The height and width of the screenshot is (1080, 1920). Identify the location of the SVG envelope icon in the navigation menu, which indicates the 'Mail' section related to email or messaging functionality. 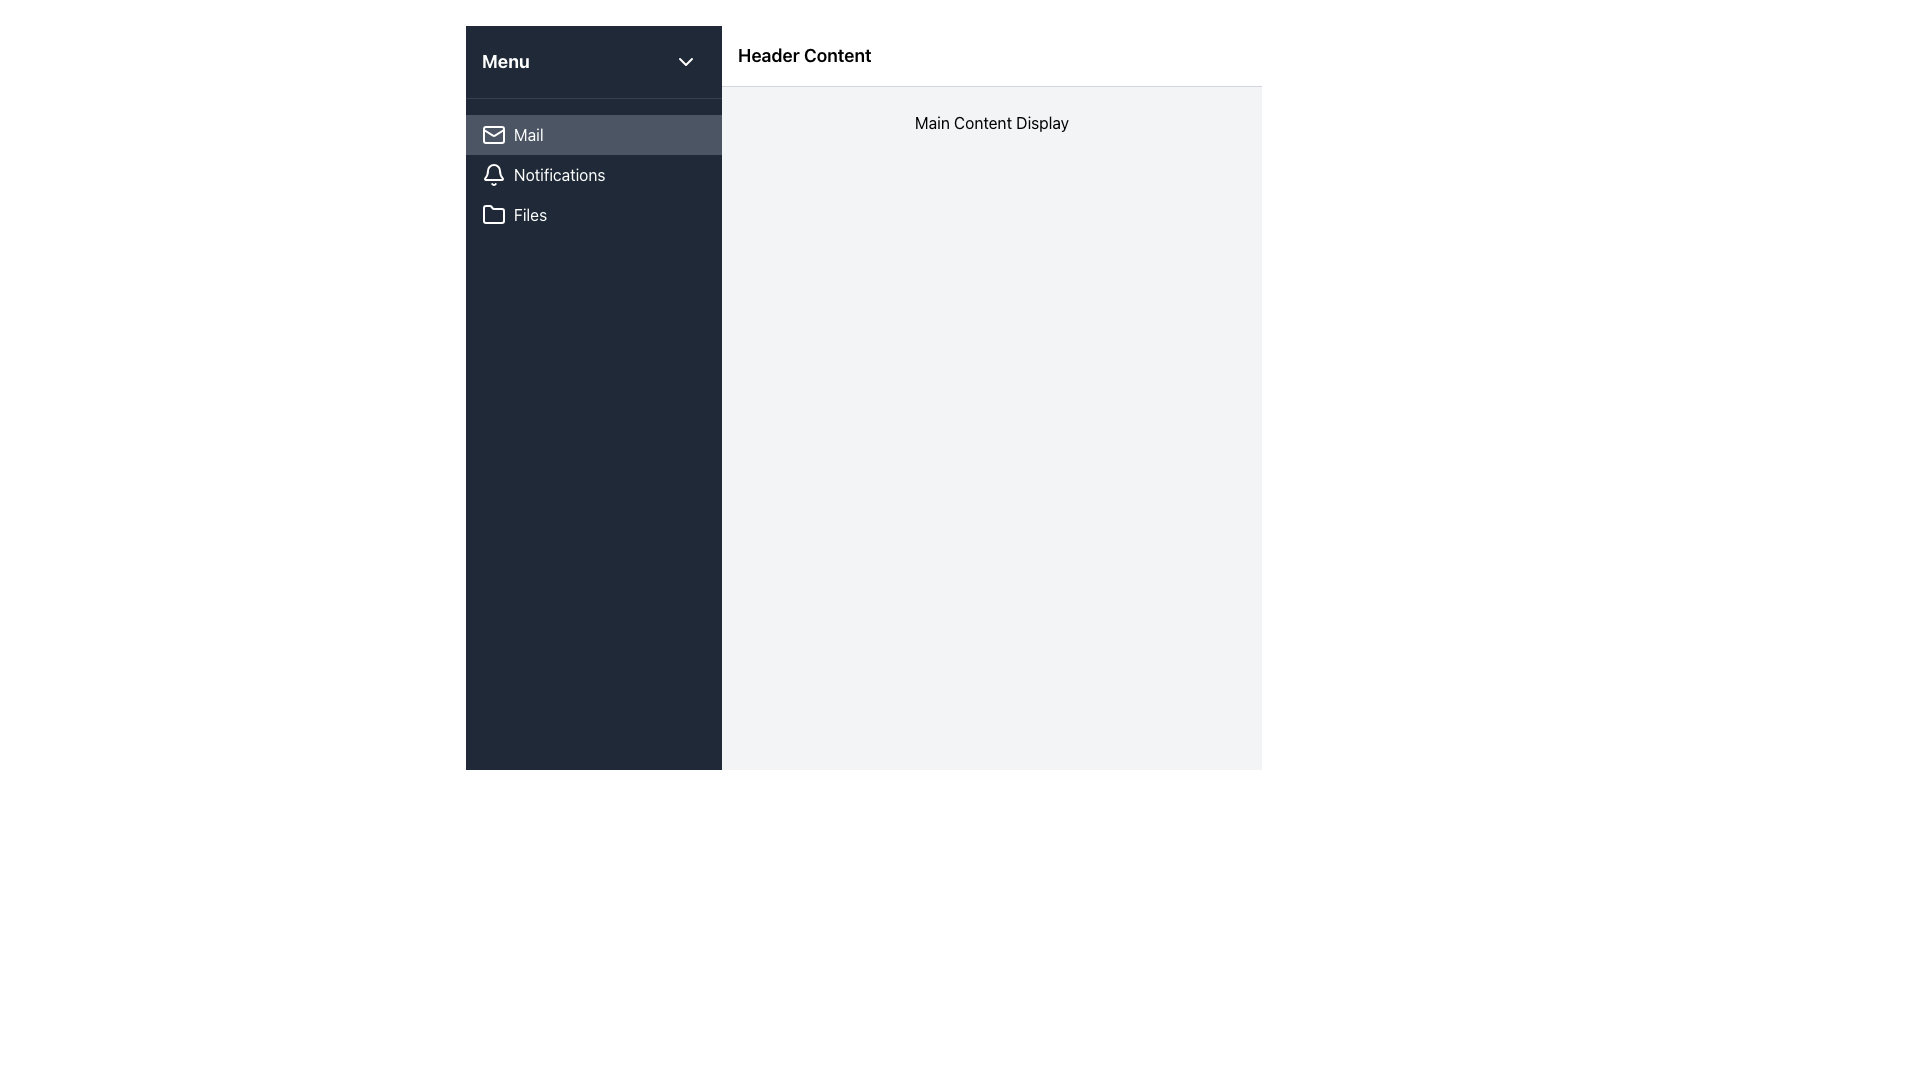
(494, 135).